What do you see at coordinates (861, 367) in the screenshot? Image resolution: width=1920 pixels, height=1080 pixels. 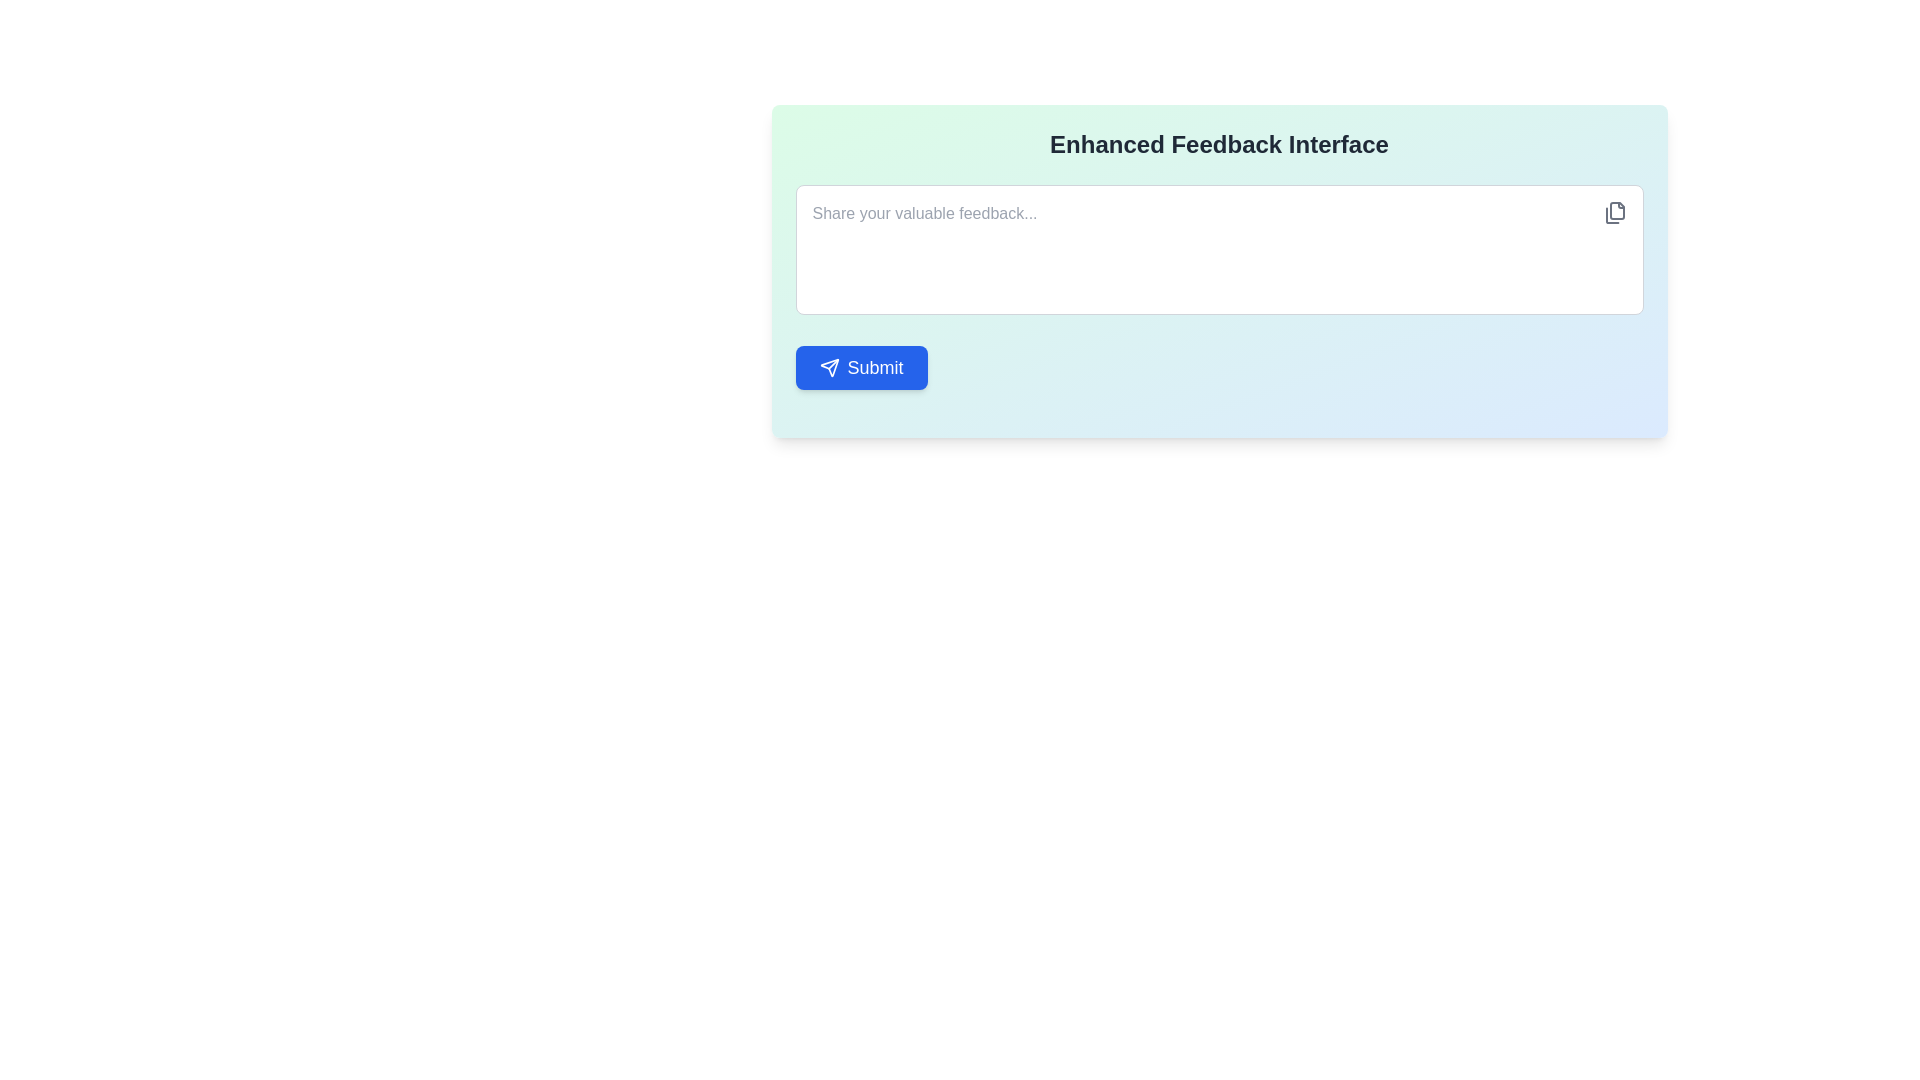 I see `the submit button located at the bottom left of the feedback form` at bounding box center [861, 367].